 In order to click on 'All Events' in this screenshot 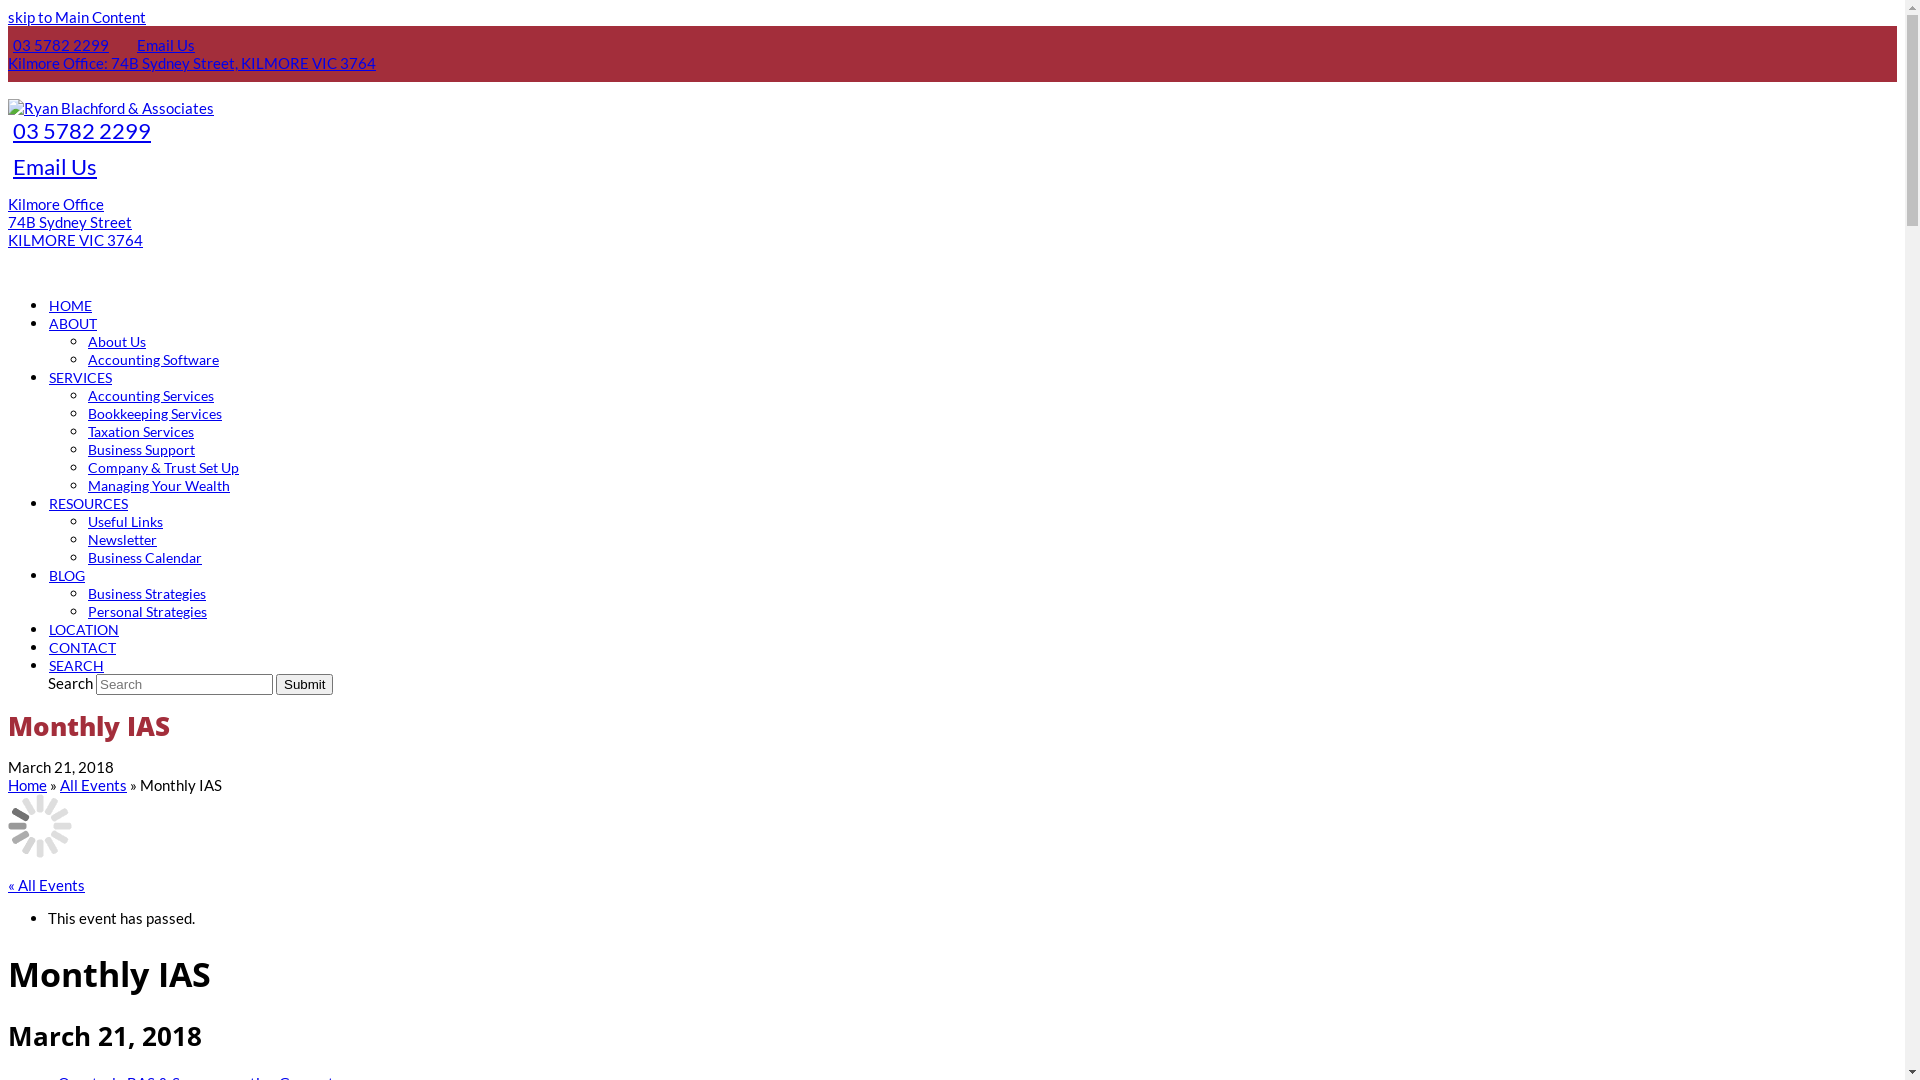, I will do `click(92, 784)`.